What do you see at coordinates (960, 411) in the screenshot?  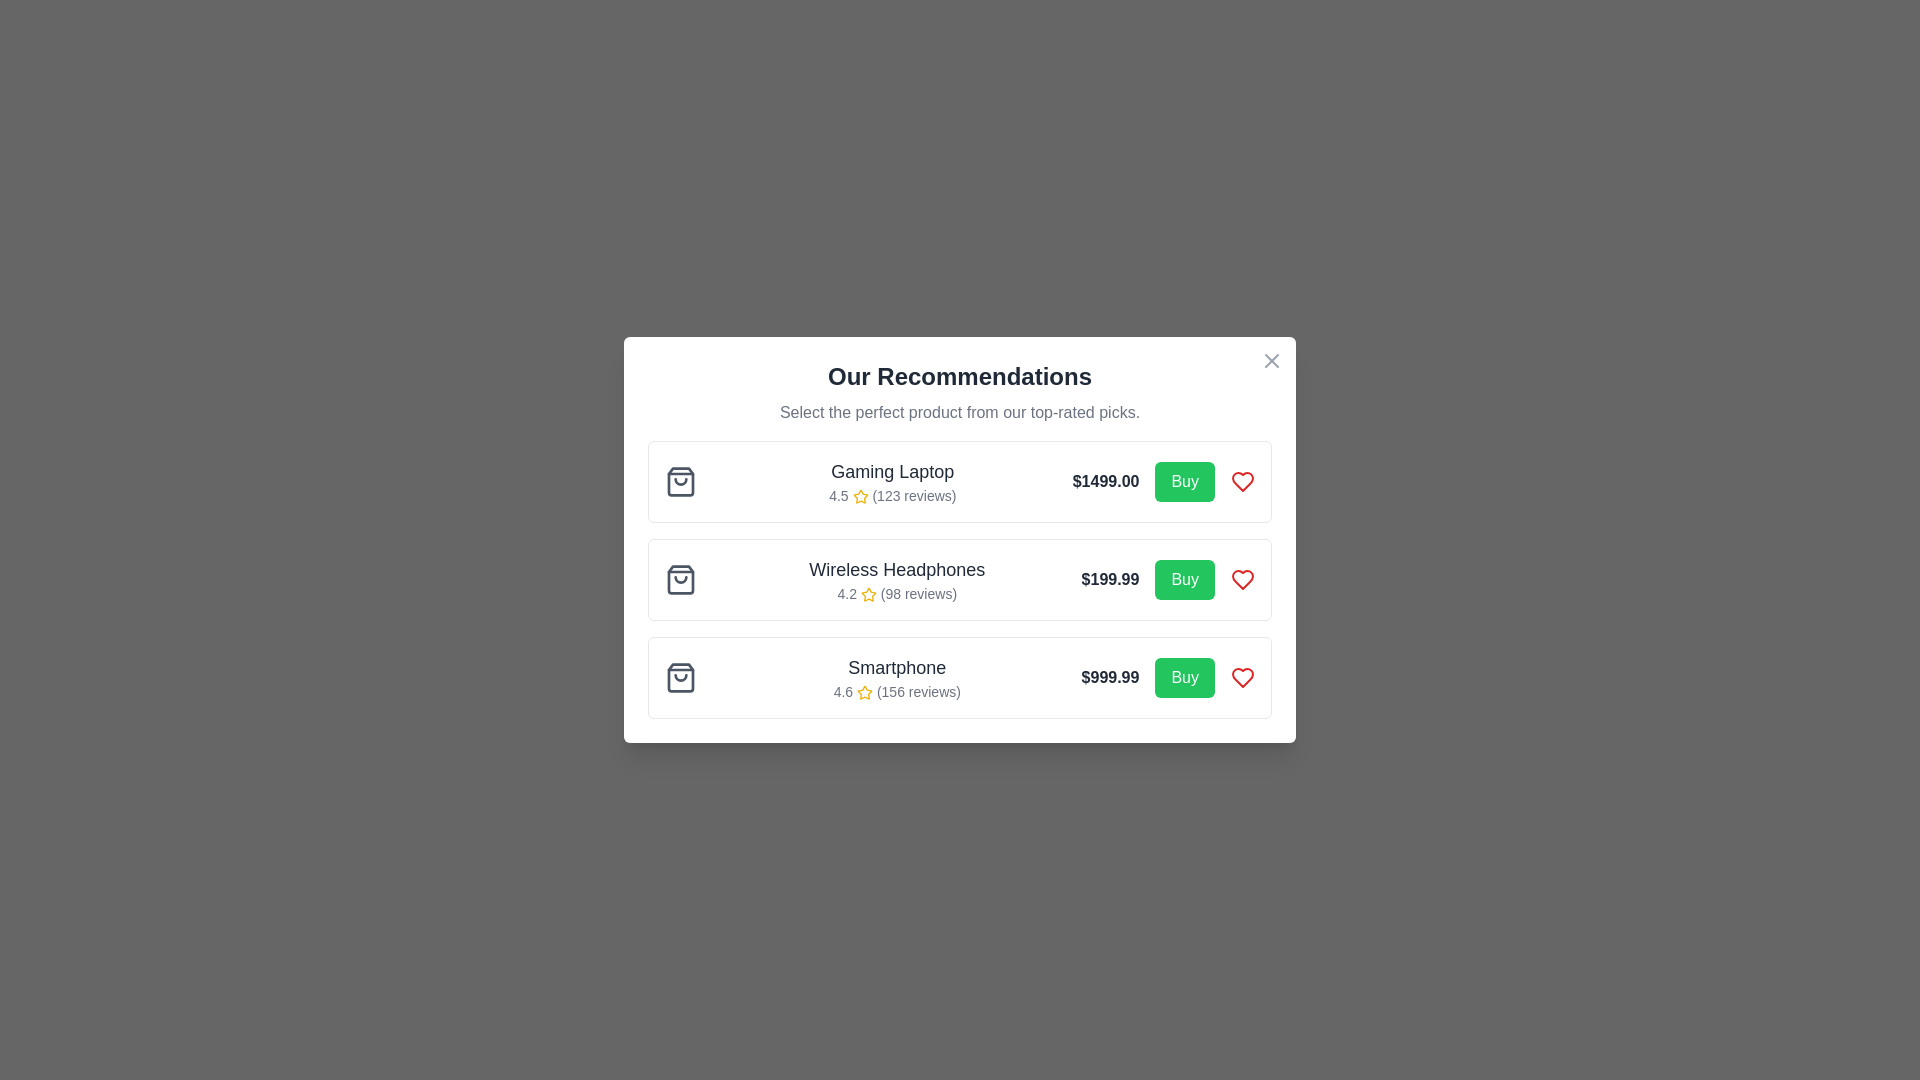 I see `the text element that provides a brief description for the recommendation section, located beneath the heading 'Our Recommendations' in the content box` at bounding box center [960, 411].